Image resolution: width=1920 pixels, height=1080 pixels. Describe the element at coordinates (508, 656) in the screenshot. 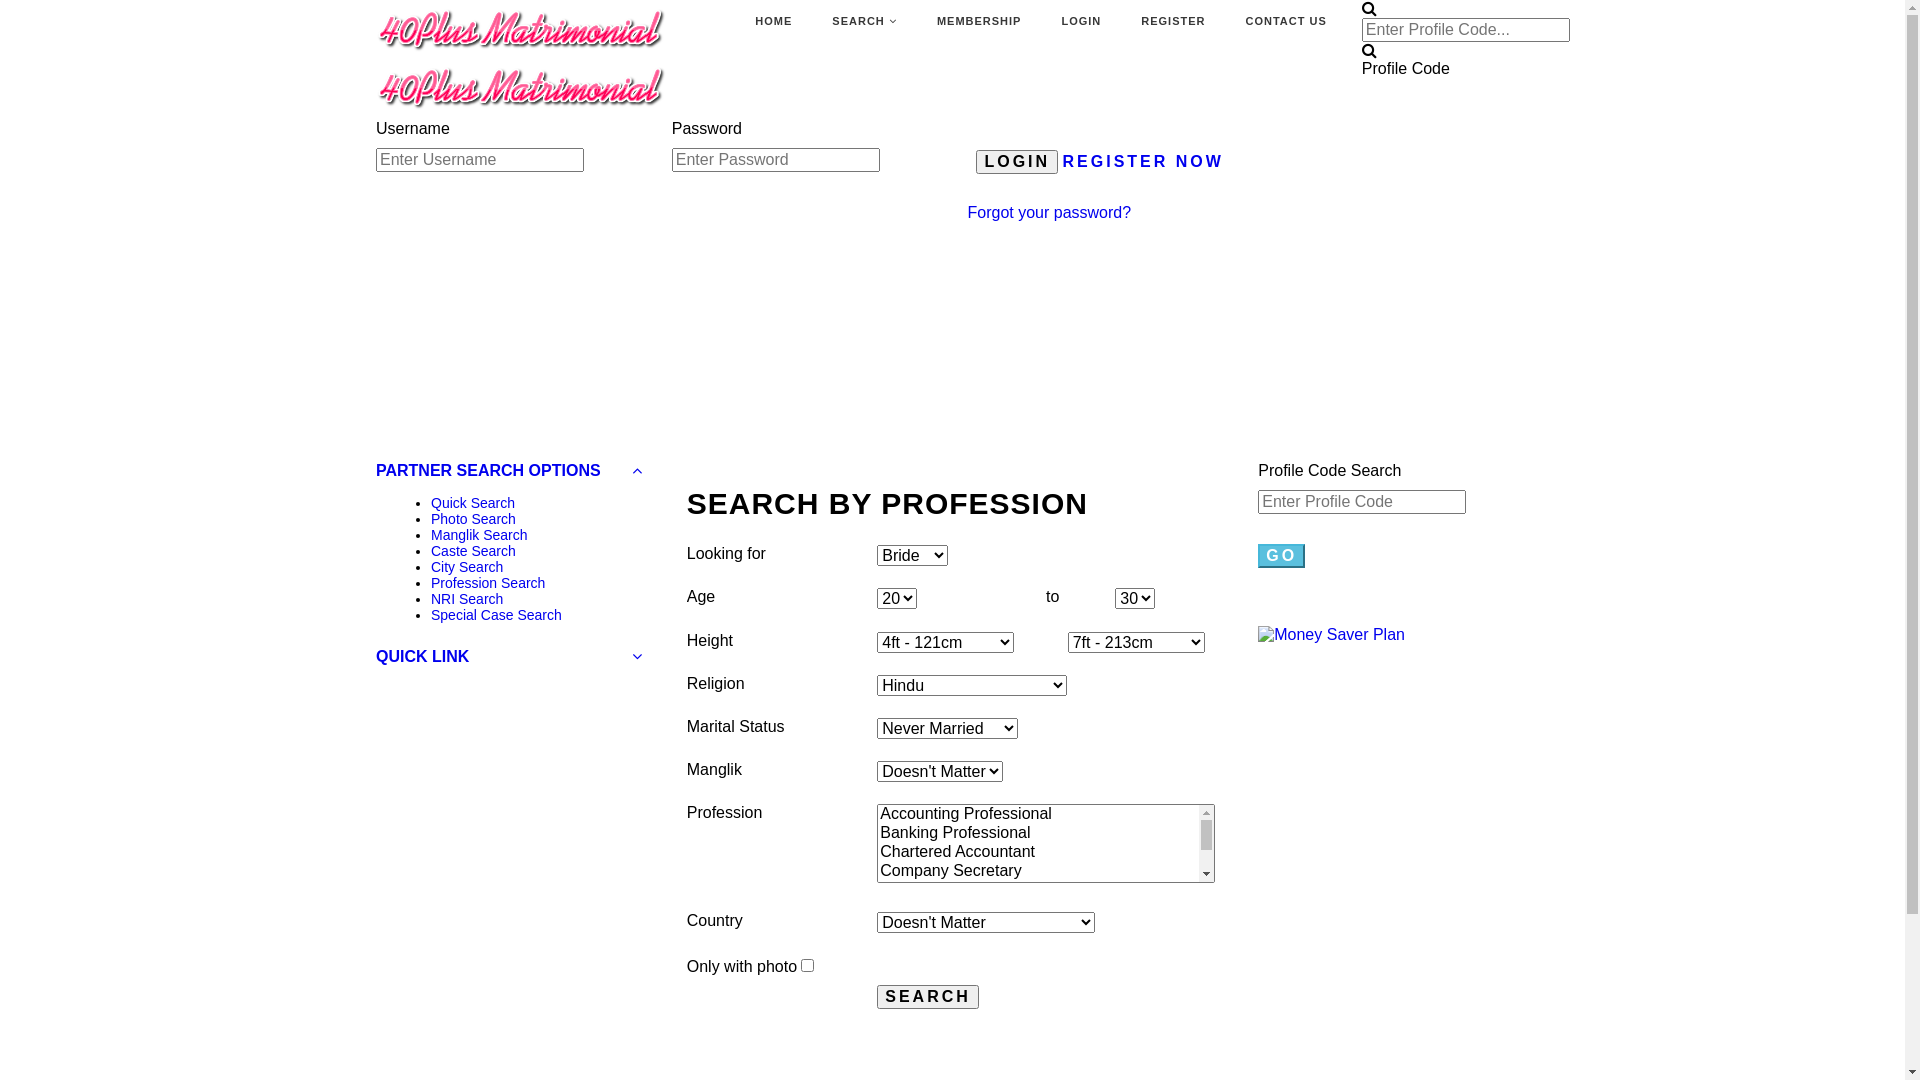

I see `'QUICK LINK'` at that location.